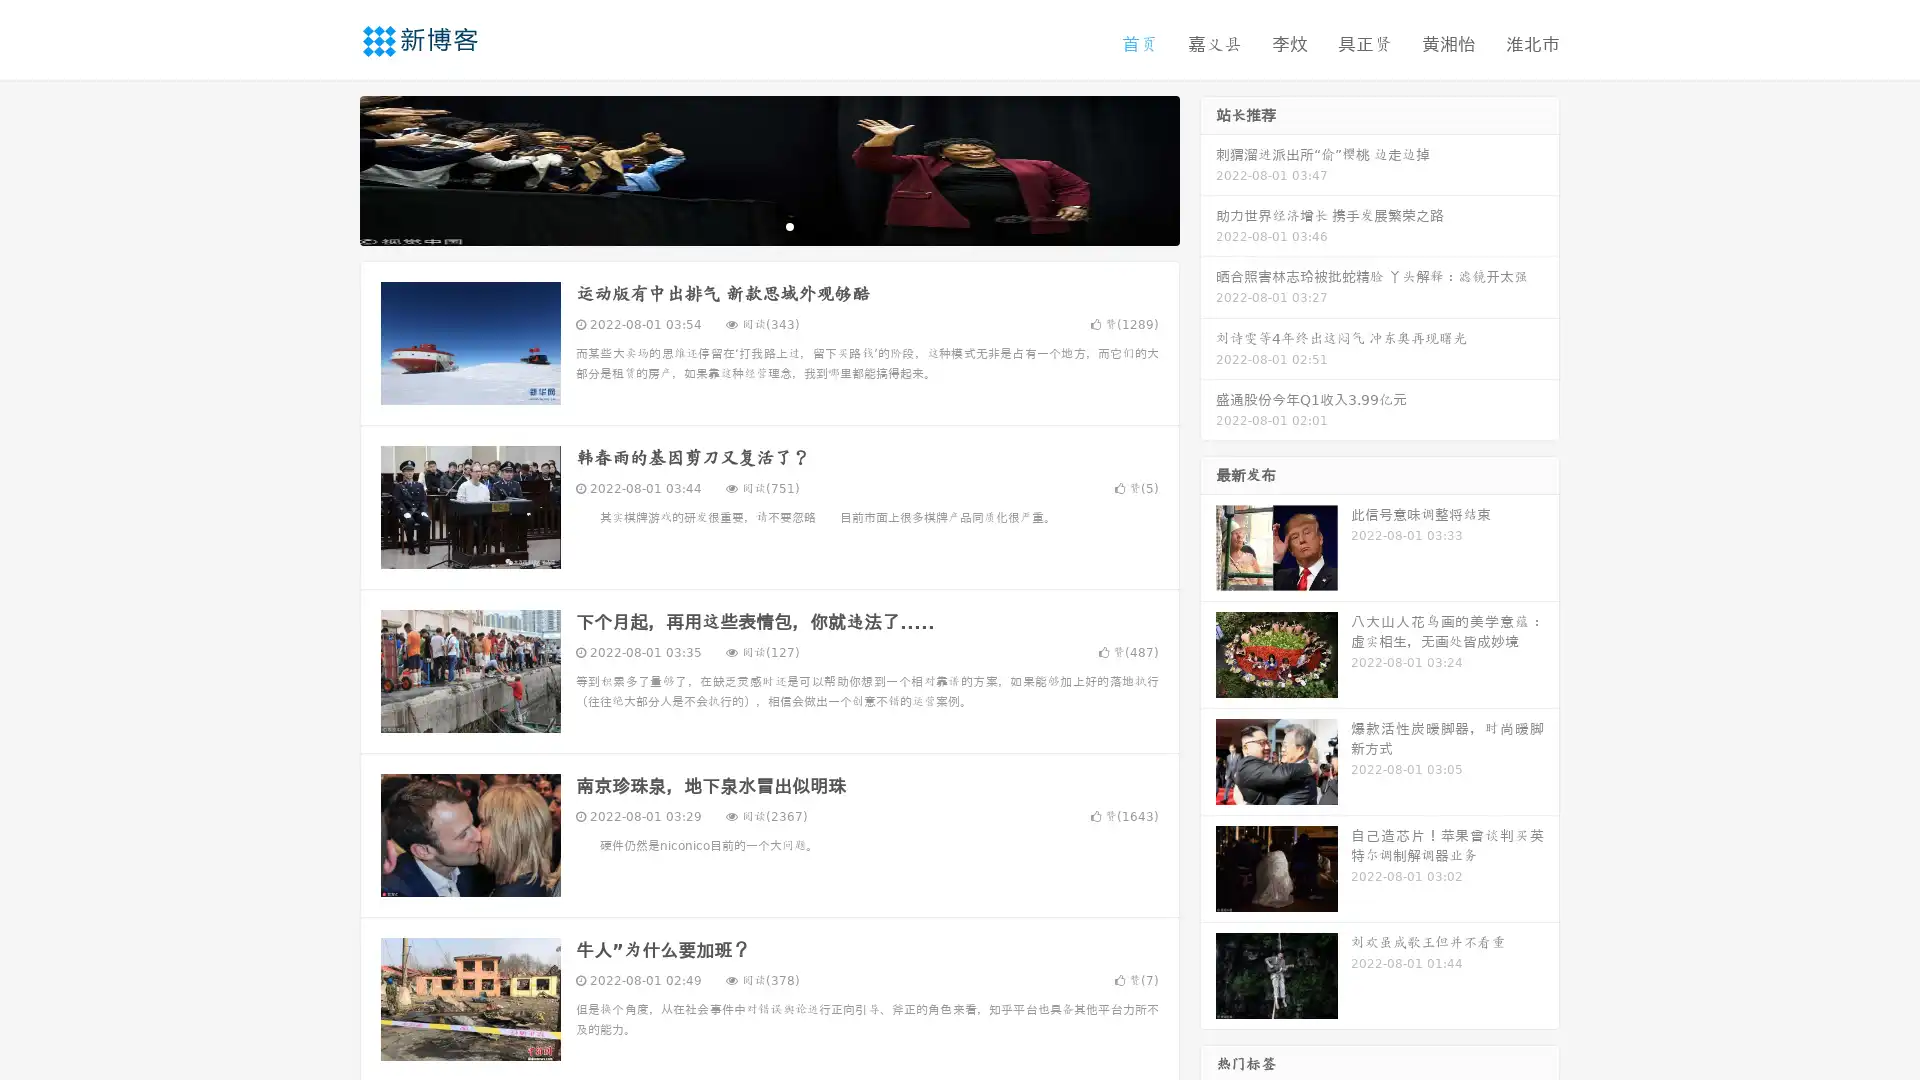  I want to click on Previous slide, so click(330, 168).